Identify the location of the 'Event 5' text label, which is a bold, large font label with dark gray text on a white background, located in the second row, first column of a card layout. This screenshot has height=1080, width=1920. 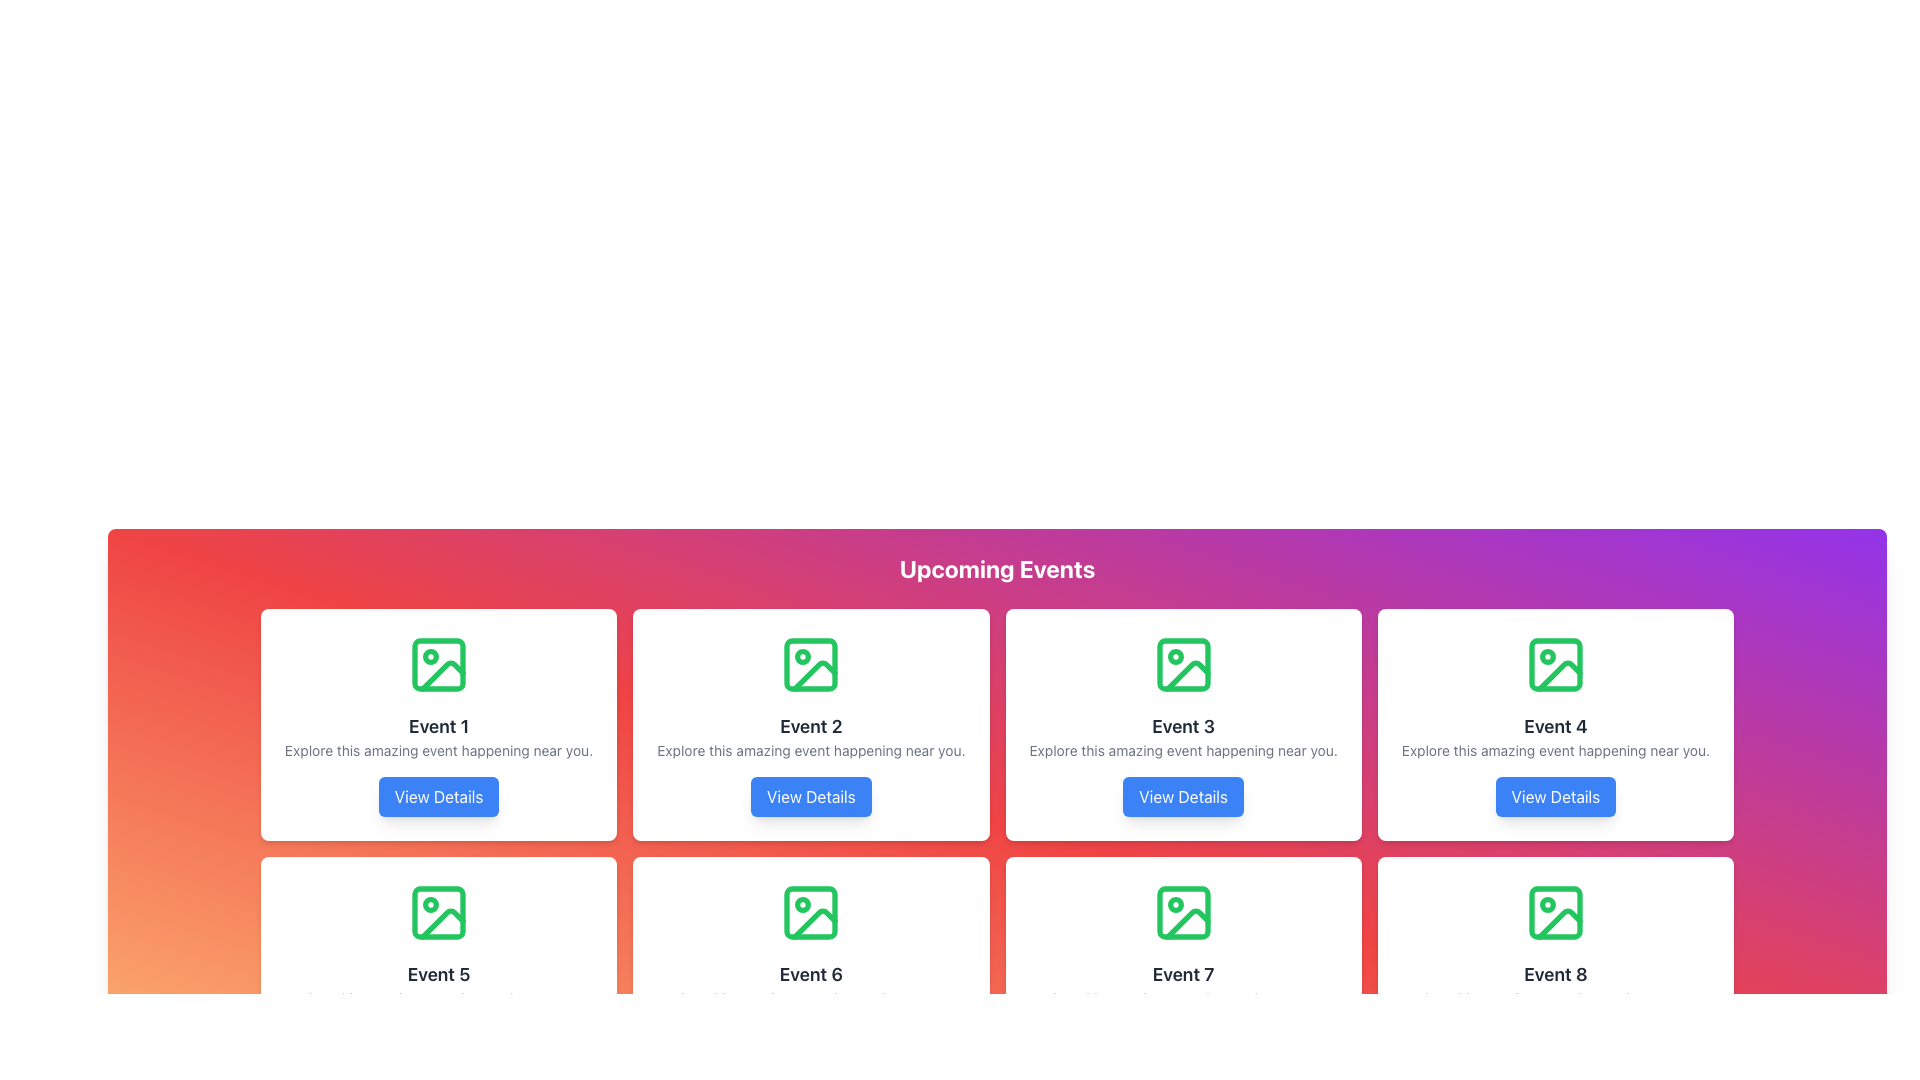
(438, 974).